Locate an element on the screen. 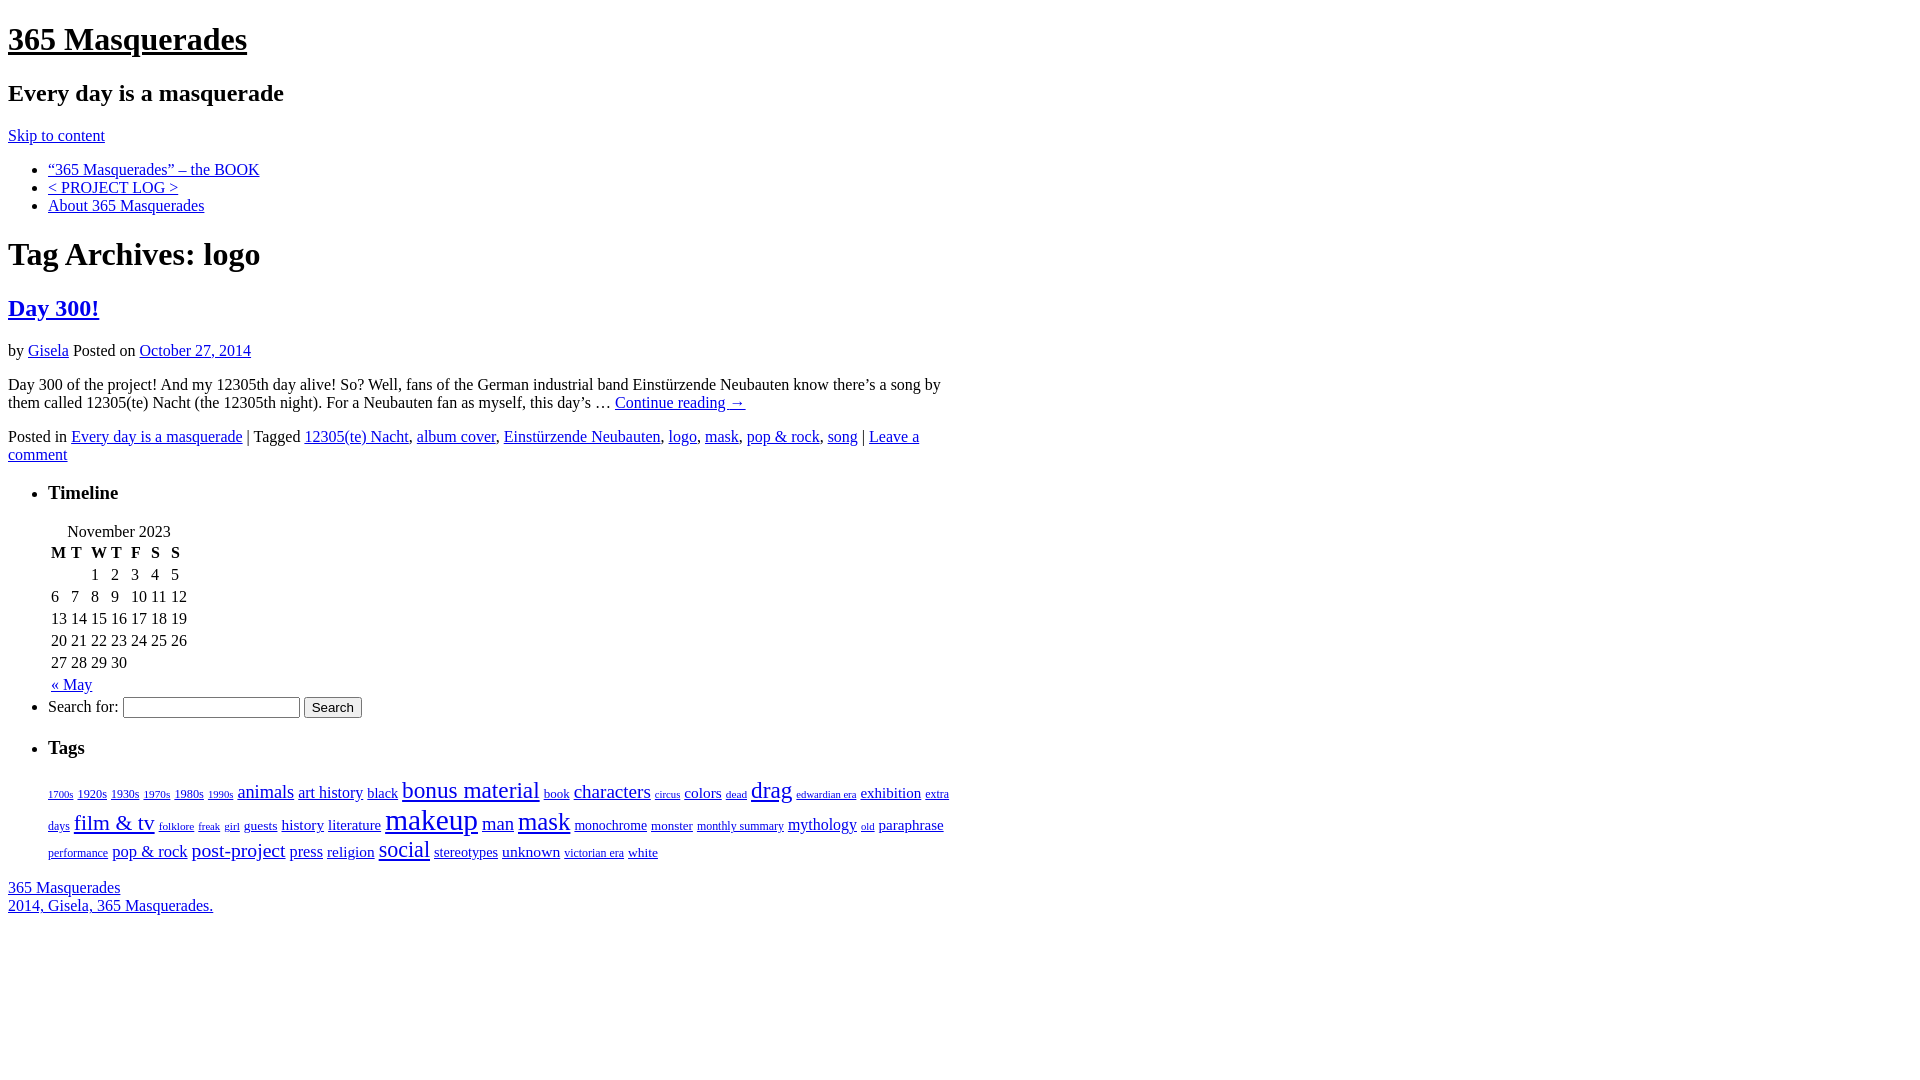 The image size is (1920, 1080). 'post-project' is located at coordinates (239, 849).